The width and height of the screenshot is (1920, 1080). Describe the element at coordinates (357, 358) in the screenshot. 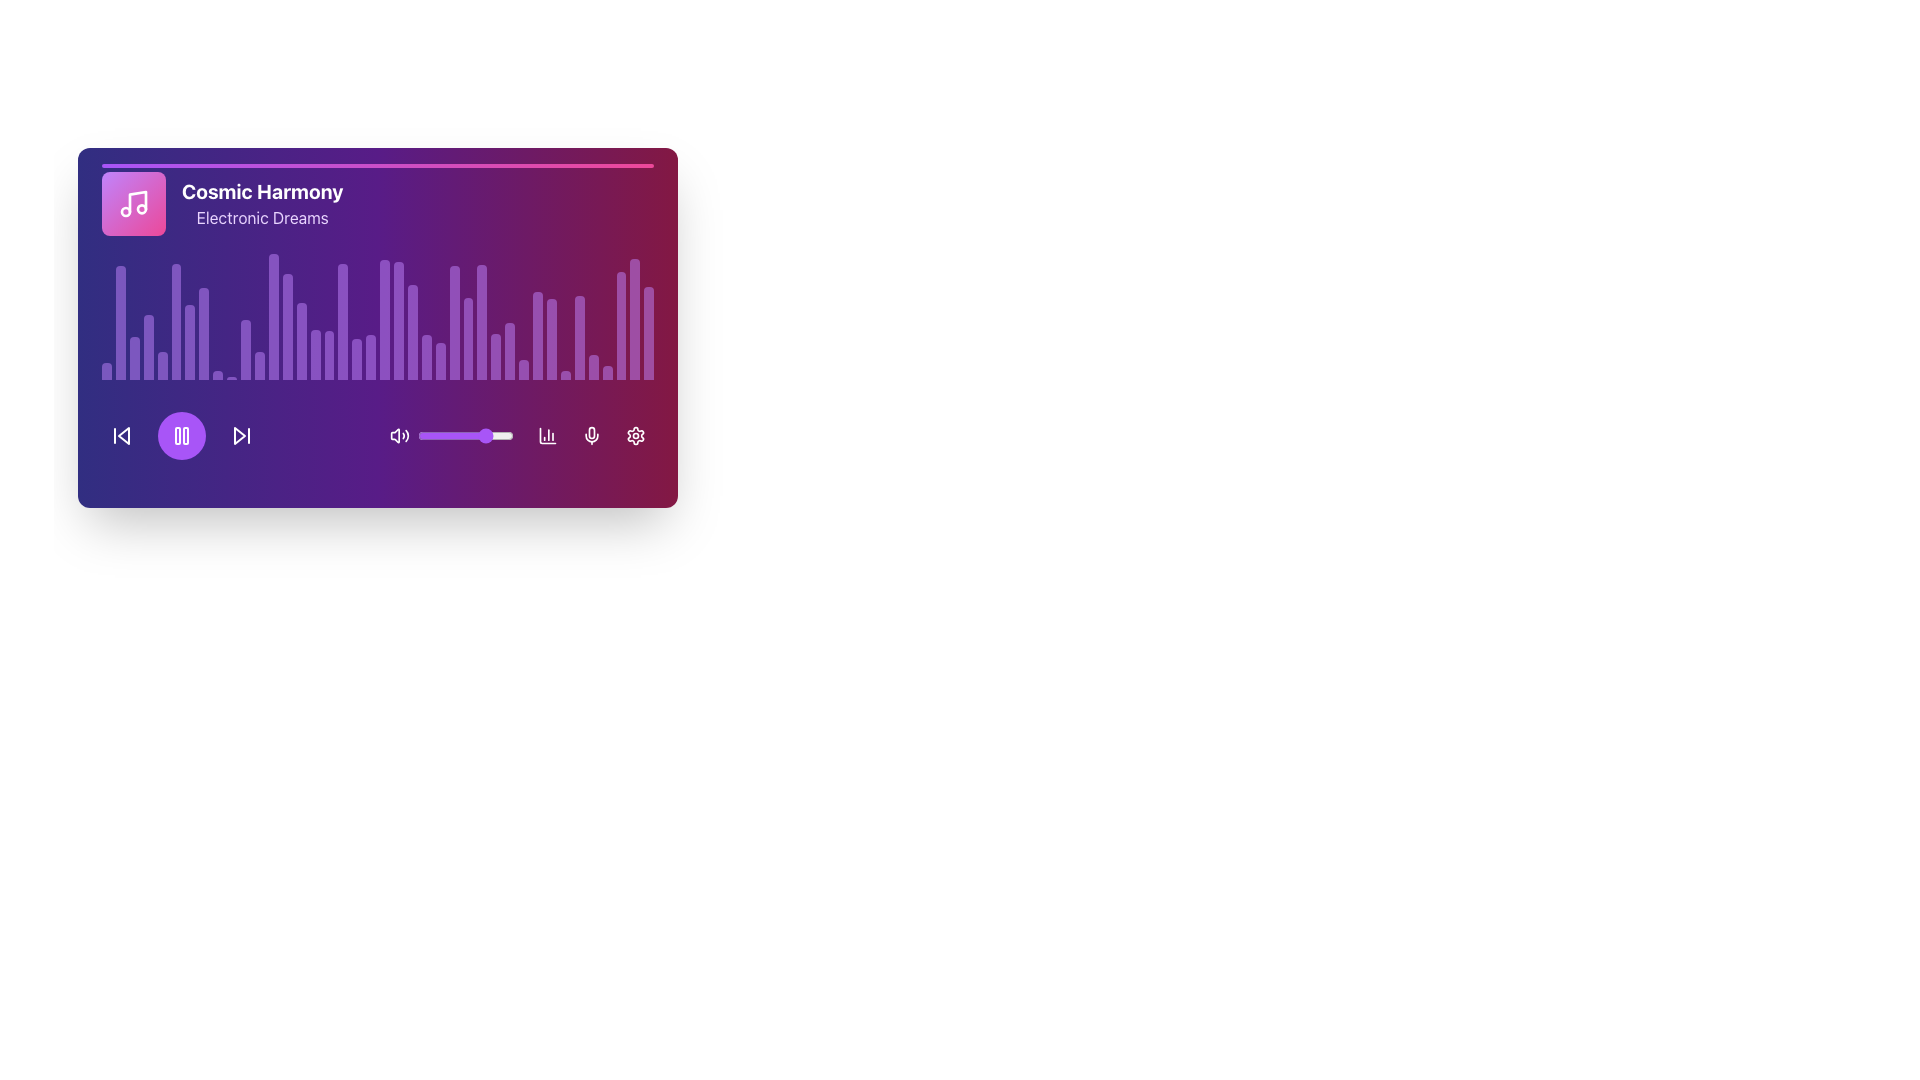

I see `the 19th vertical bar of the audio visualization, located below the text 'Cosmic Harmony' and 'Electronic Dreams'` at that location.